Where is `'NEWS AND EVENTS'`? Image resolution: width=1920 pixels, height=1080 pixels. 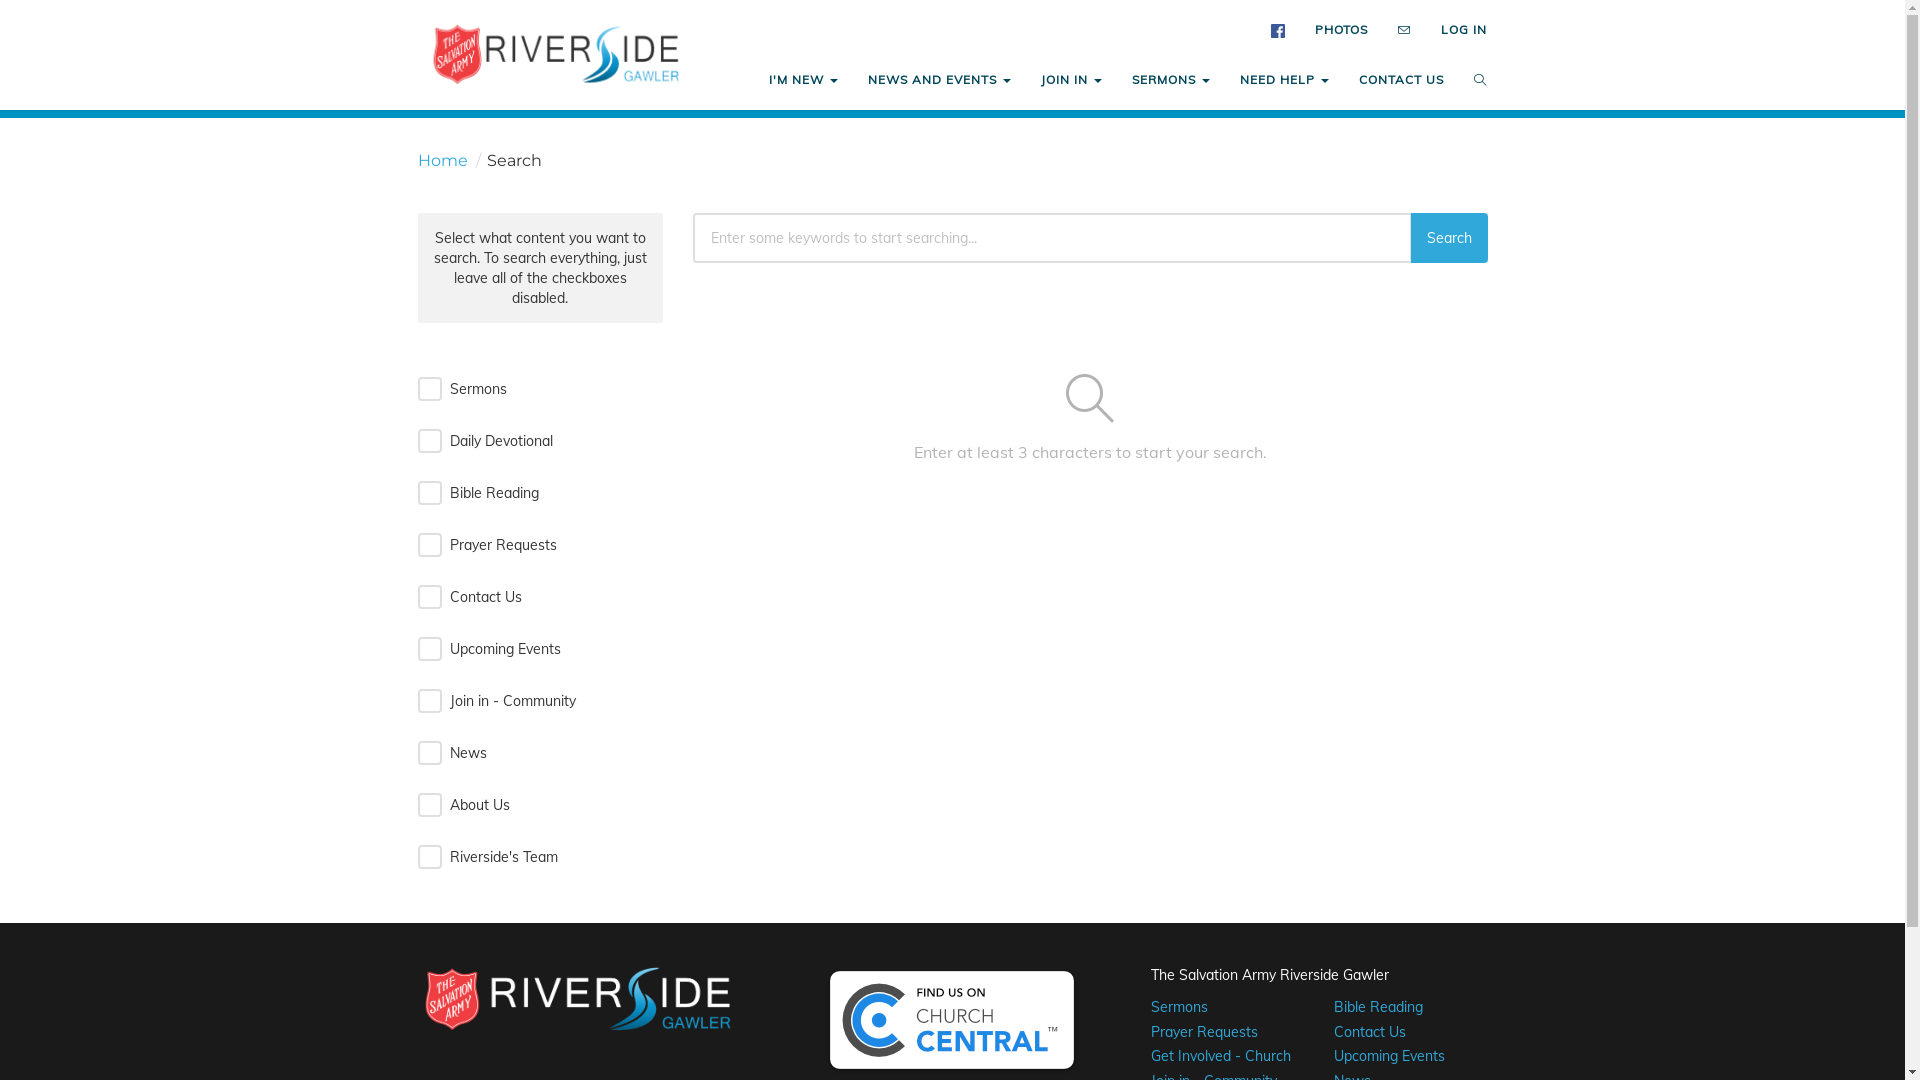 'NEWS AND EVENTS' is located at coordinates (853, 79).